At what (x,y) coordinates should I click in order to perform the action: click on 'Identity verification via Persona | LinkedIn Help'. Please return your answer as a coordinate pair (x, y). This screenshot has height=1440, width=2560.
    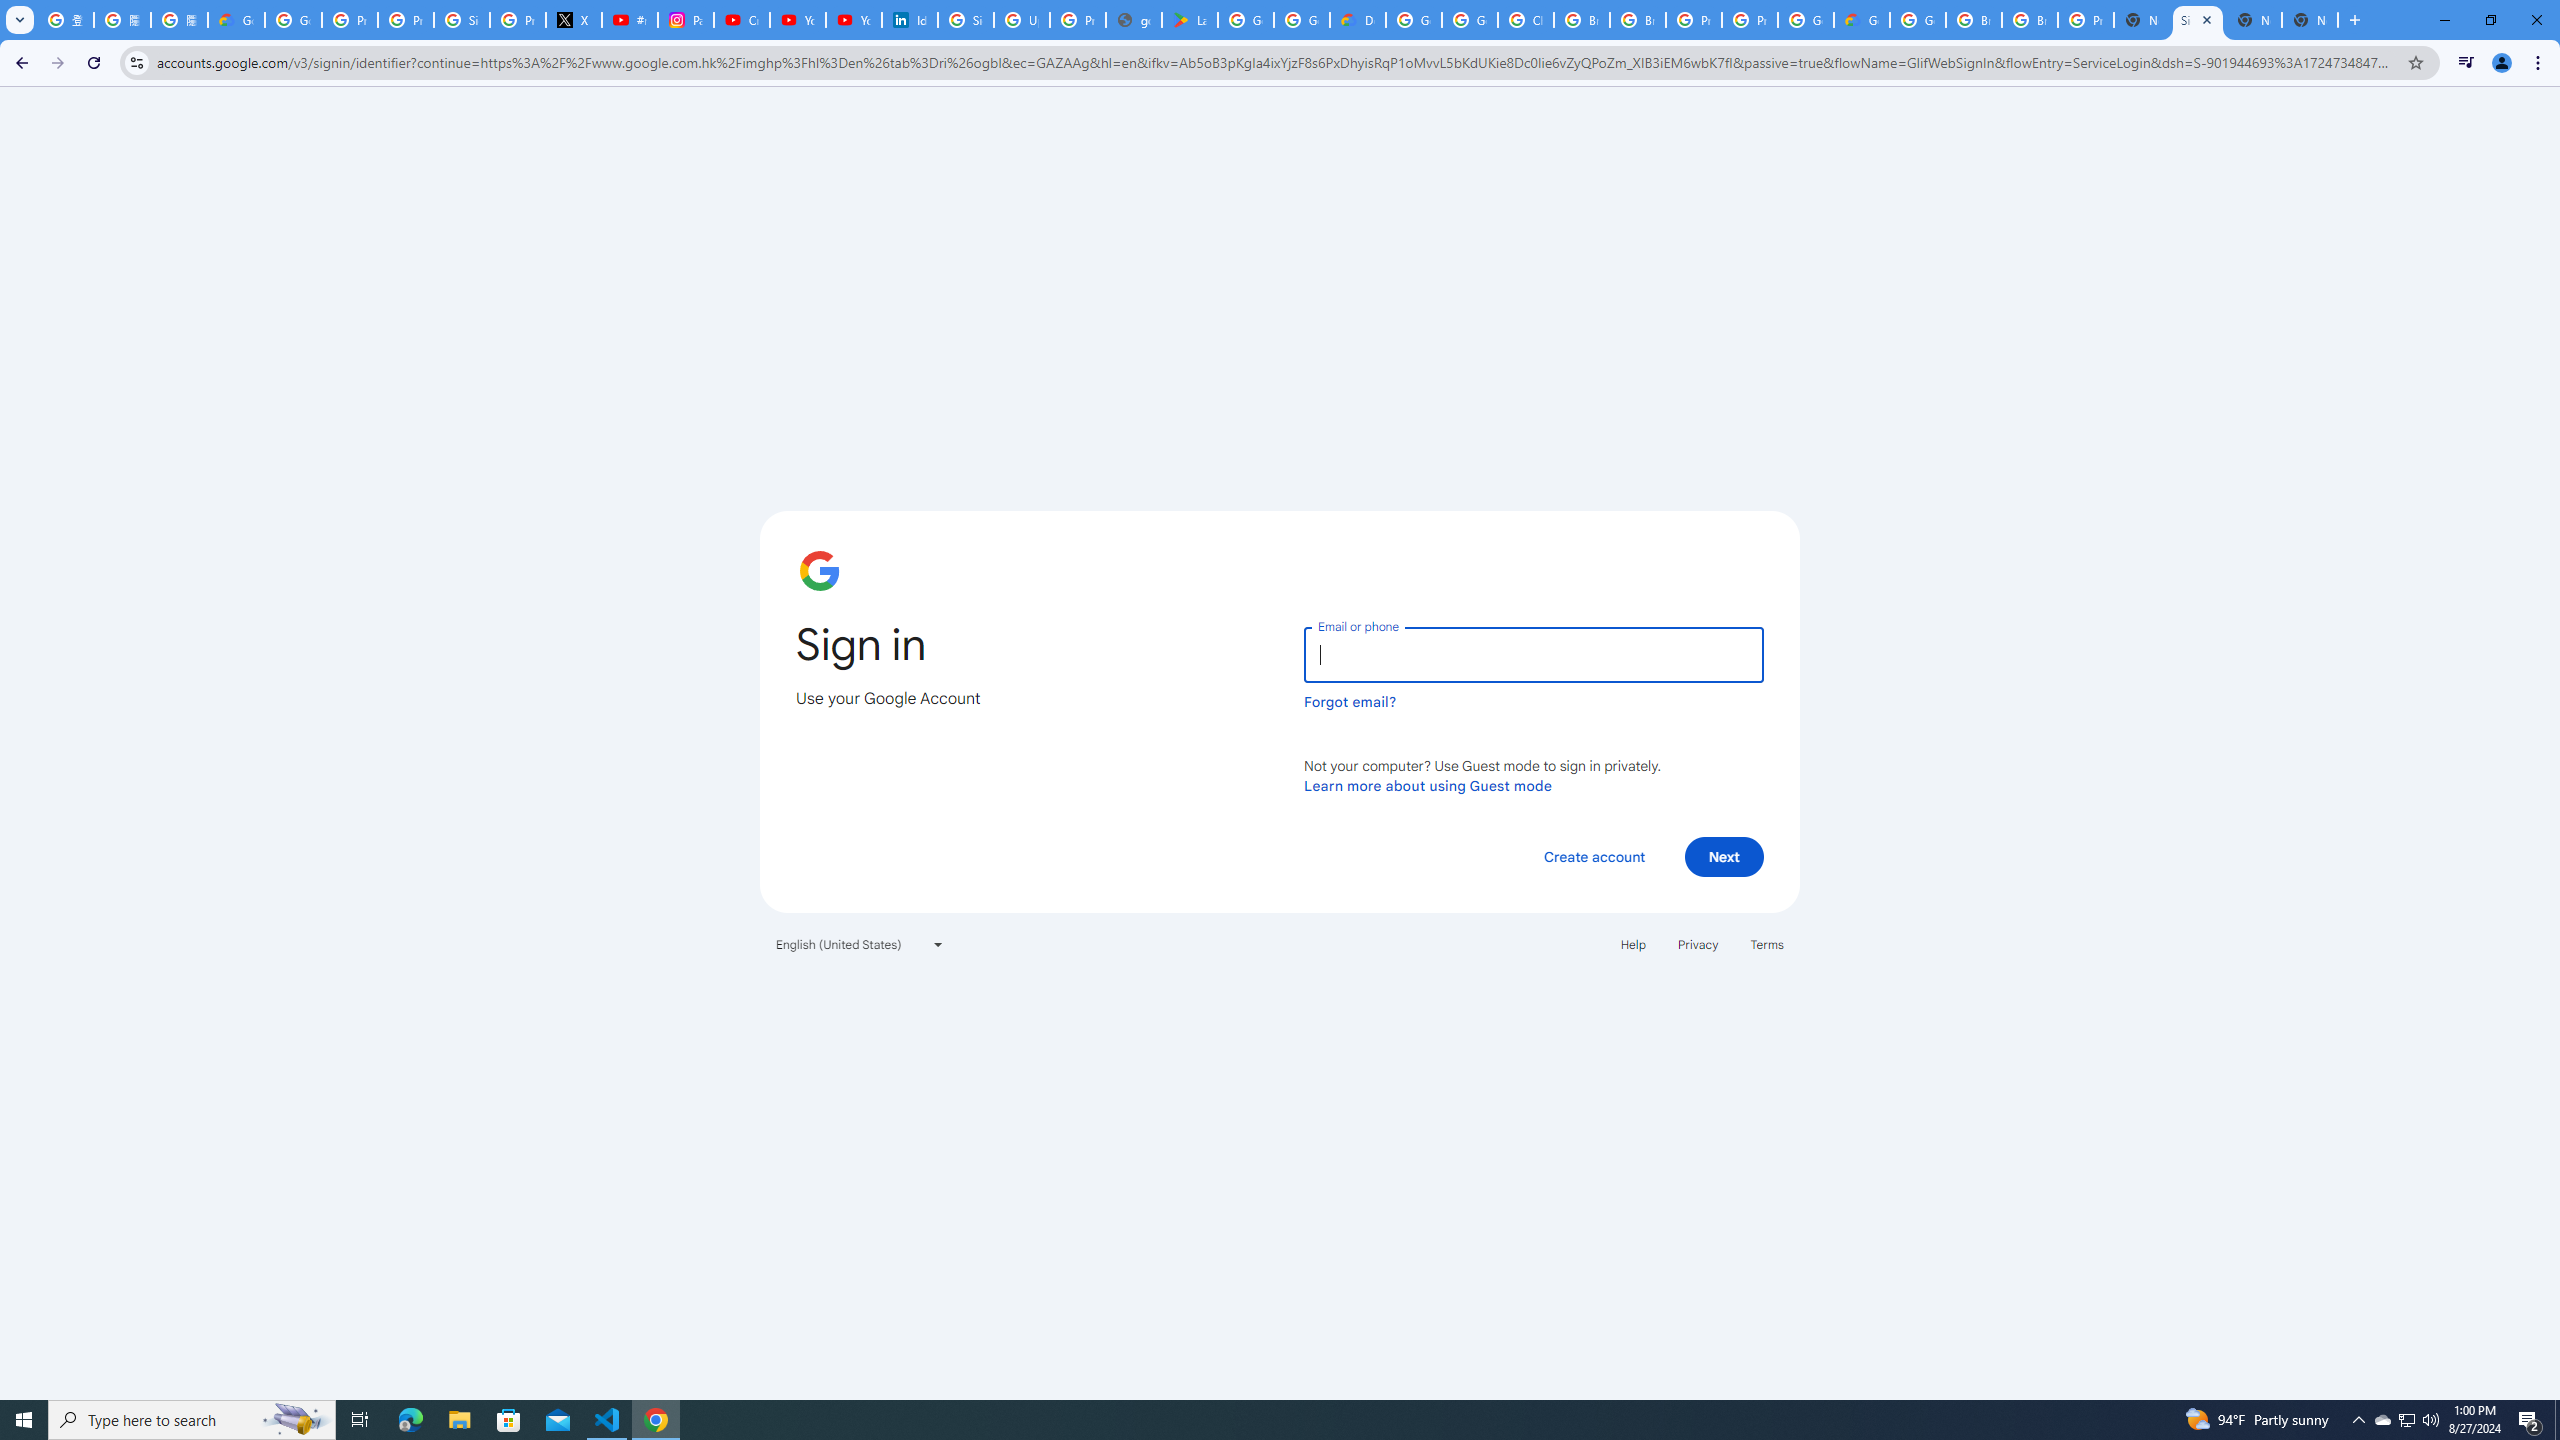
    Looking at the image, I should click on (909, 19).